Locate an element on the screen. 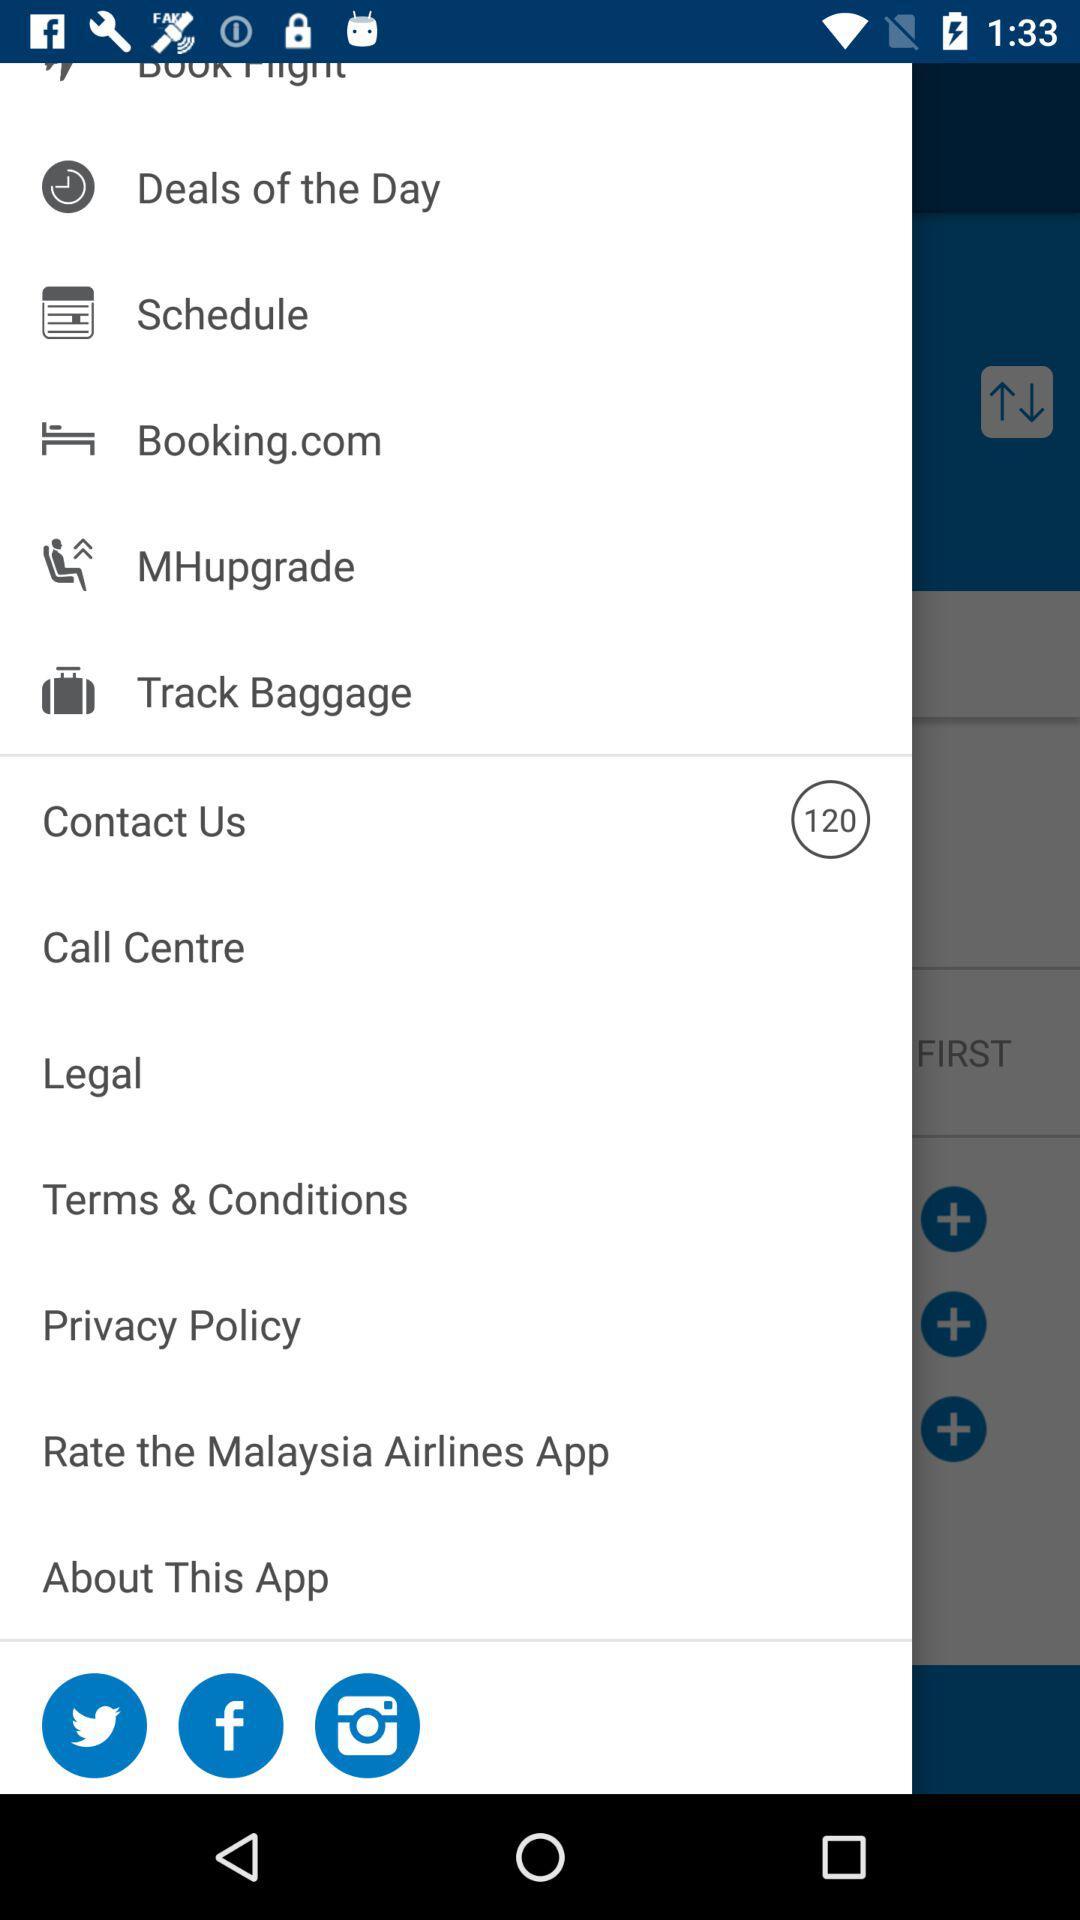 Image resolution: width=1080 pixels, height=1920 pixels. the add icon is located at coordinates (952, 1428).